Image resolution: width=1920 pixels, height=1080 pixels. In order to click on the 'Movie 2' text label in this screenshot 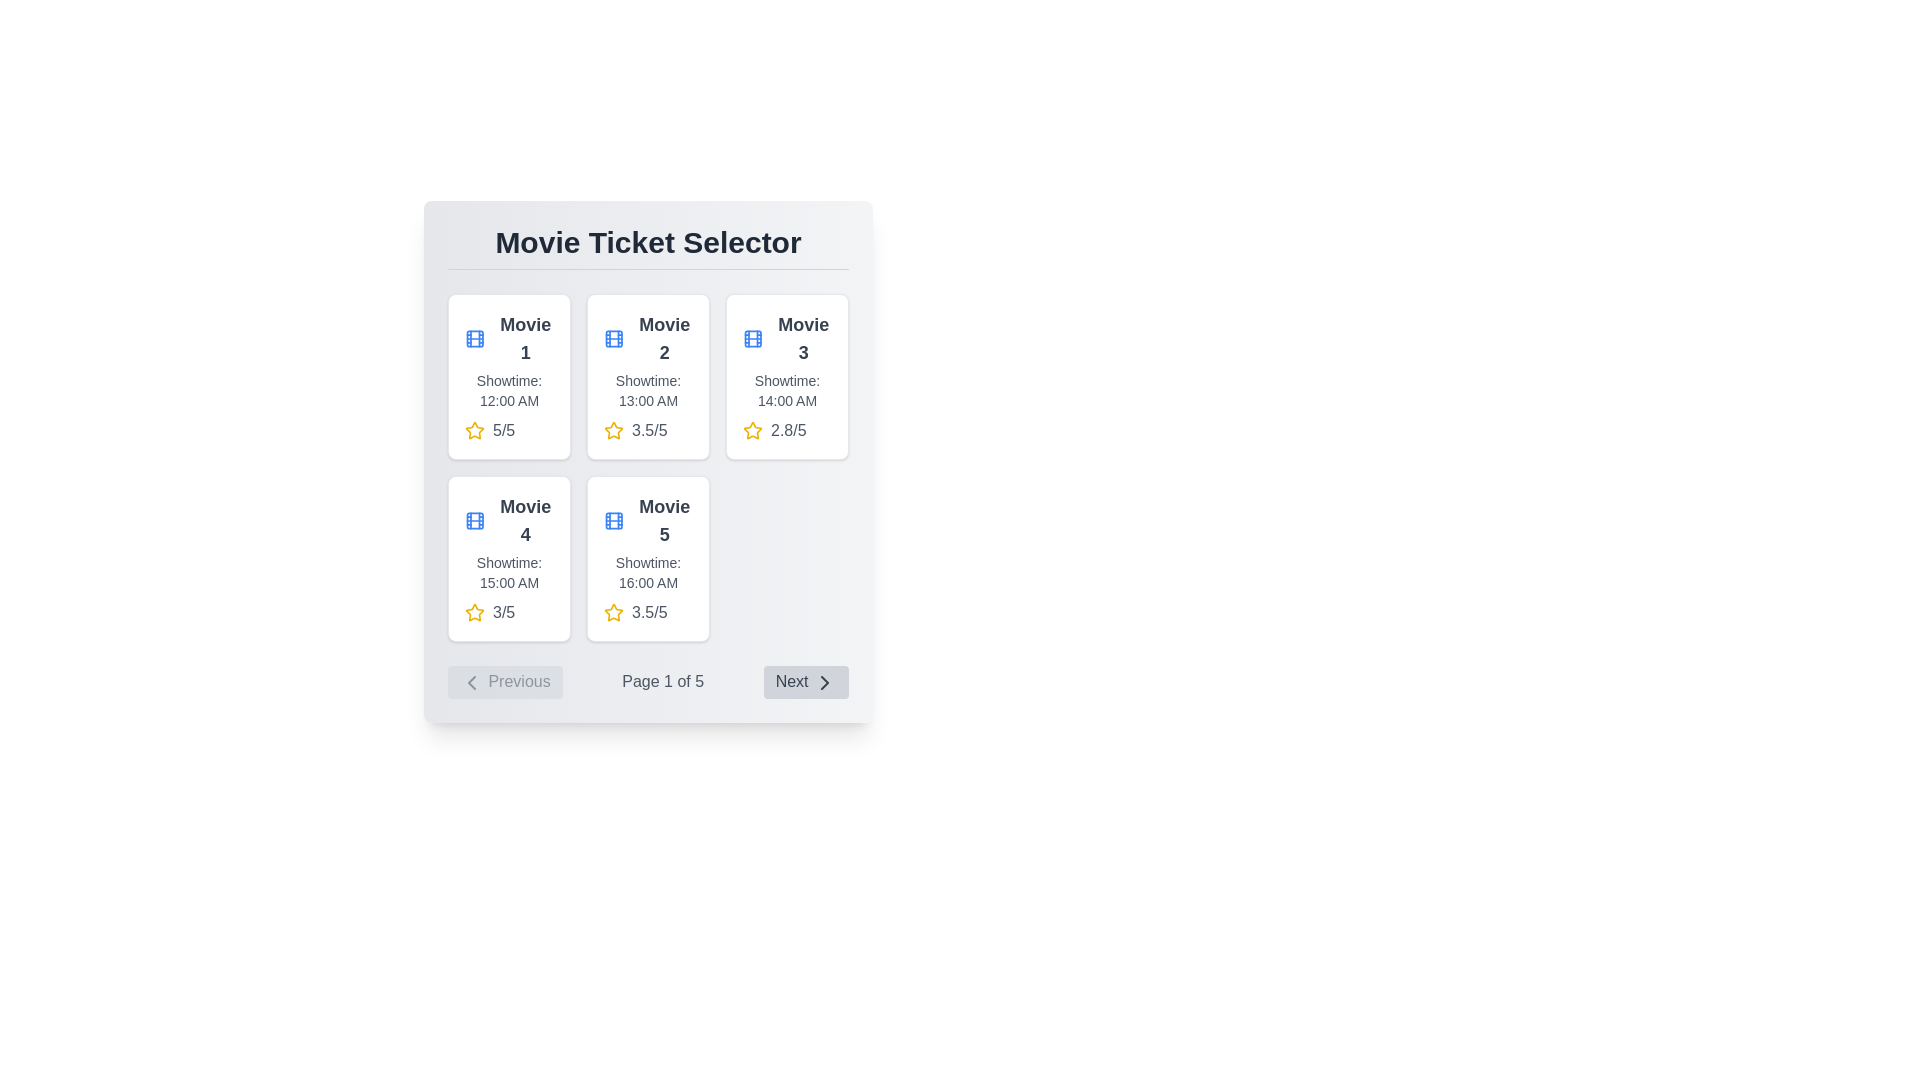, I will do `click(648, 338)`.